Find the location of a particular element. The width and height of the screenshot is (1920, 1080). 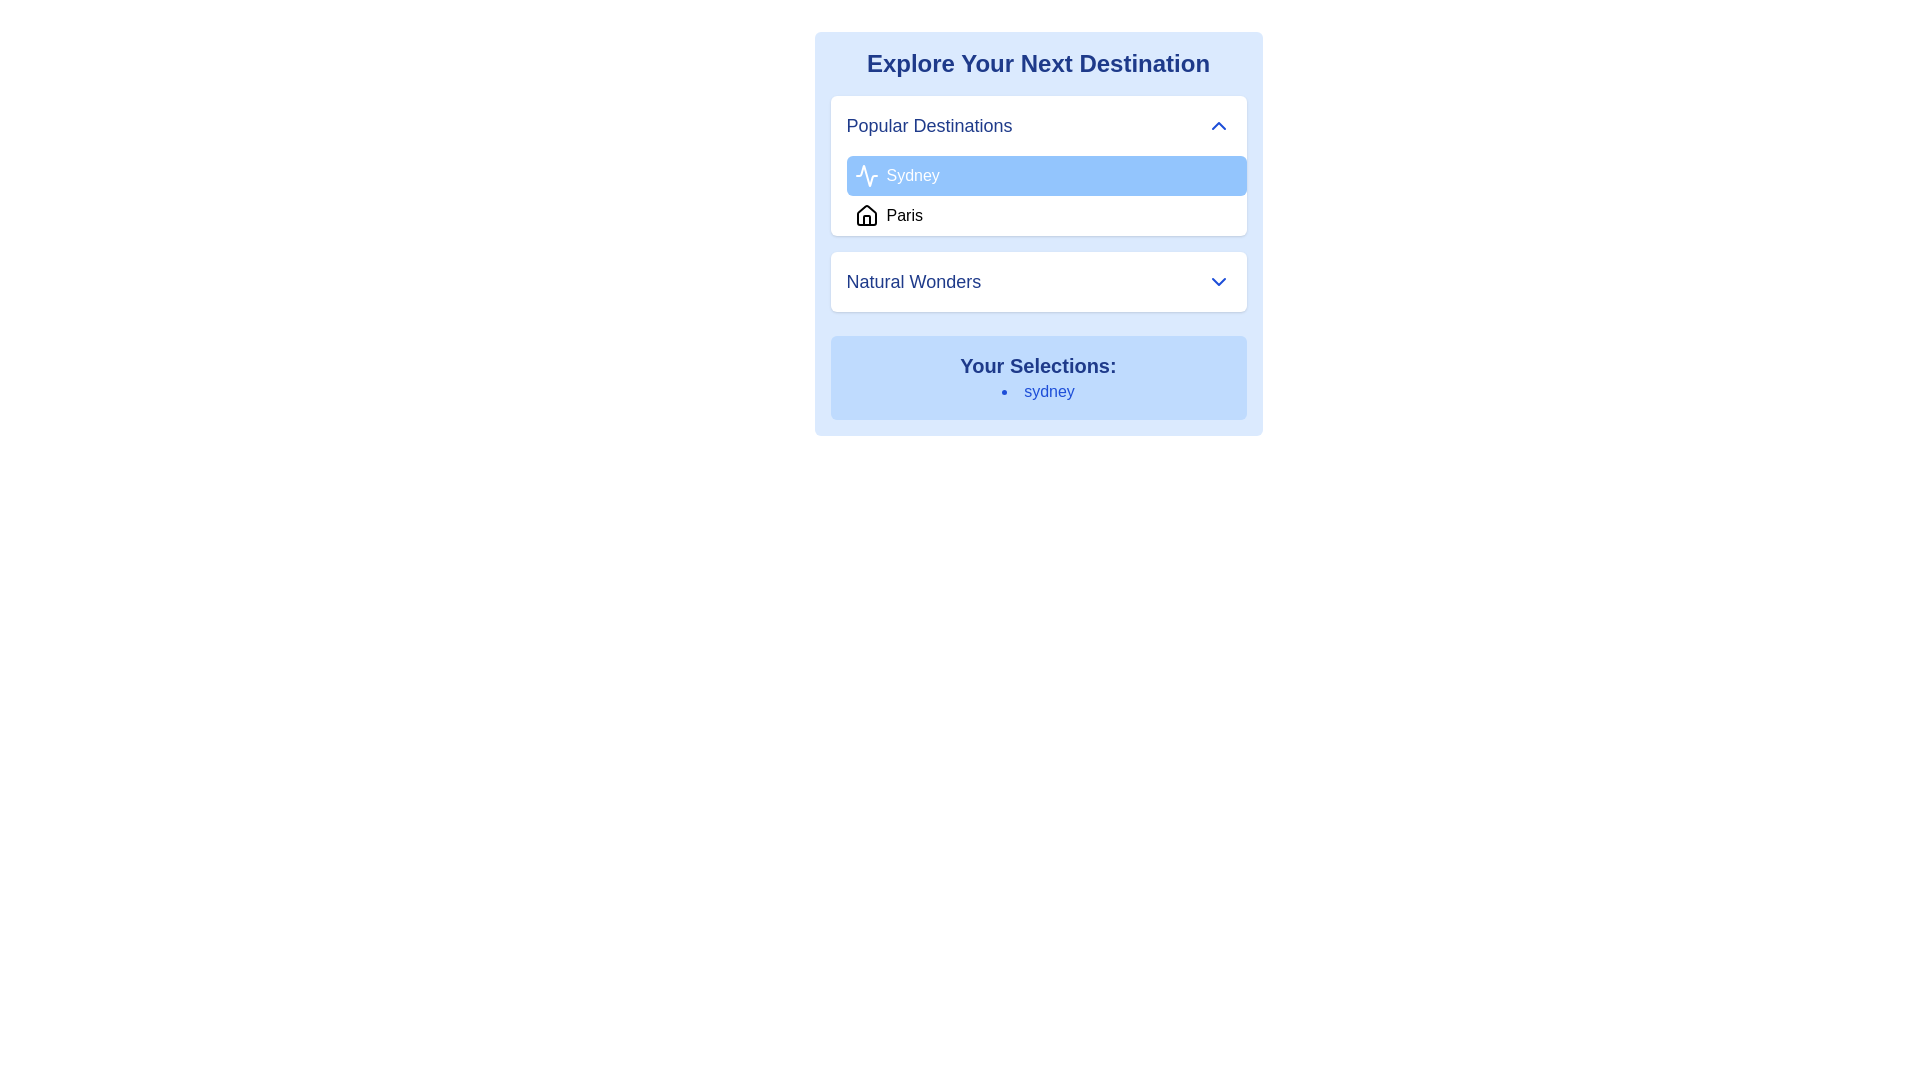

the 'Popular Destinations' collapsible section header for keyboard interaction is located at coordinates (1038, 126).